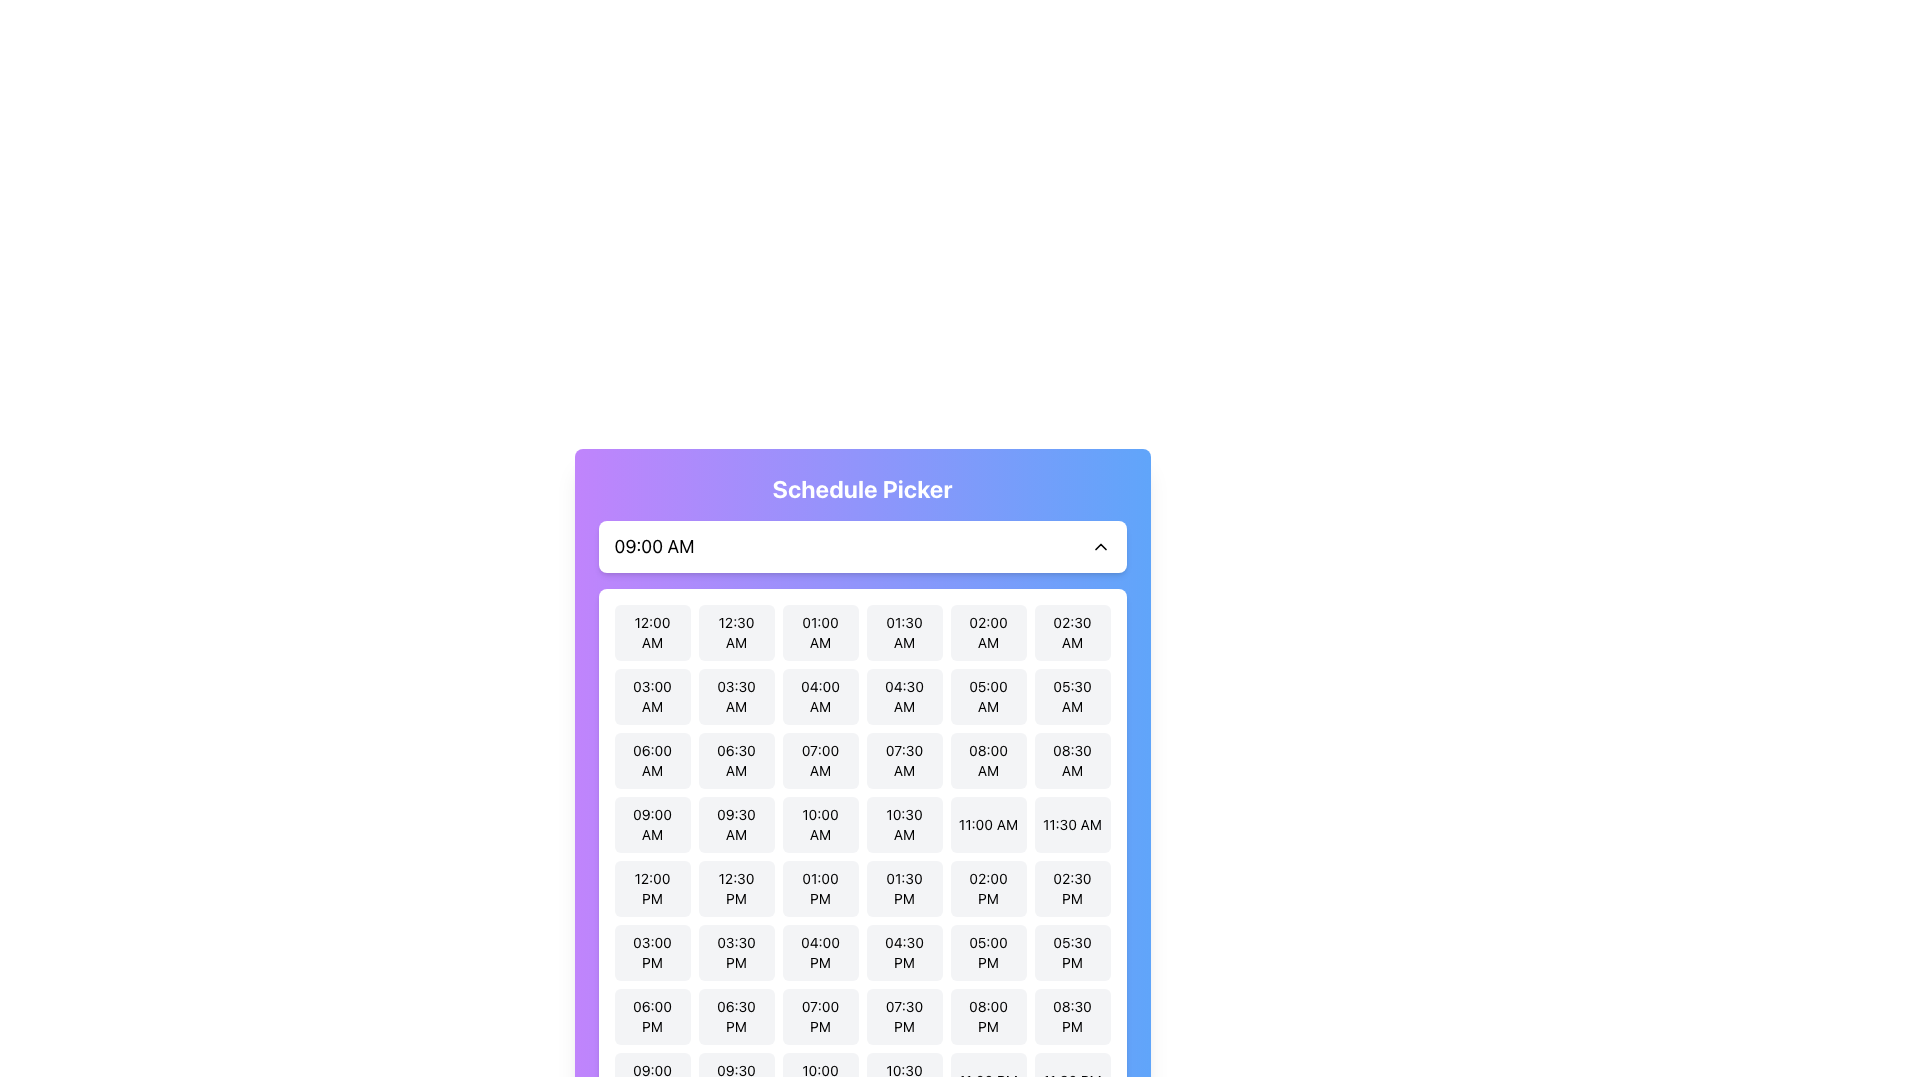 The width and height of the screenshot is (1920, 1080). What do you see at coordinates (652, 1017) in the screenshot?
I see `the button displaying '06:00 PM' to observe its styling change from light gray to light purple` at bounding box center [652, 1017].